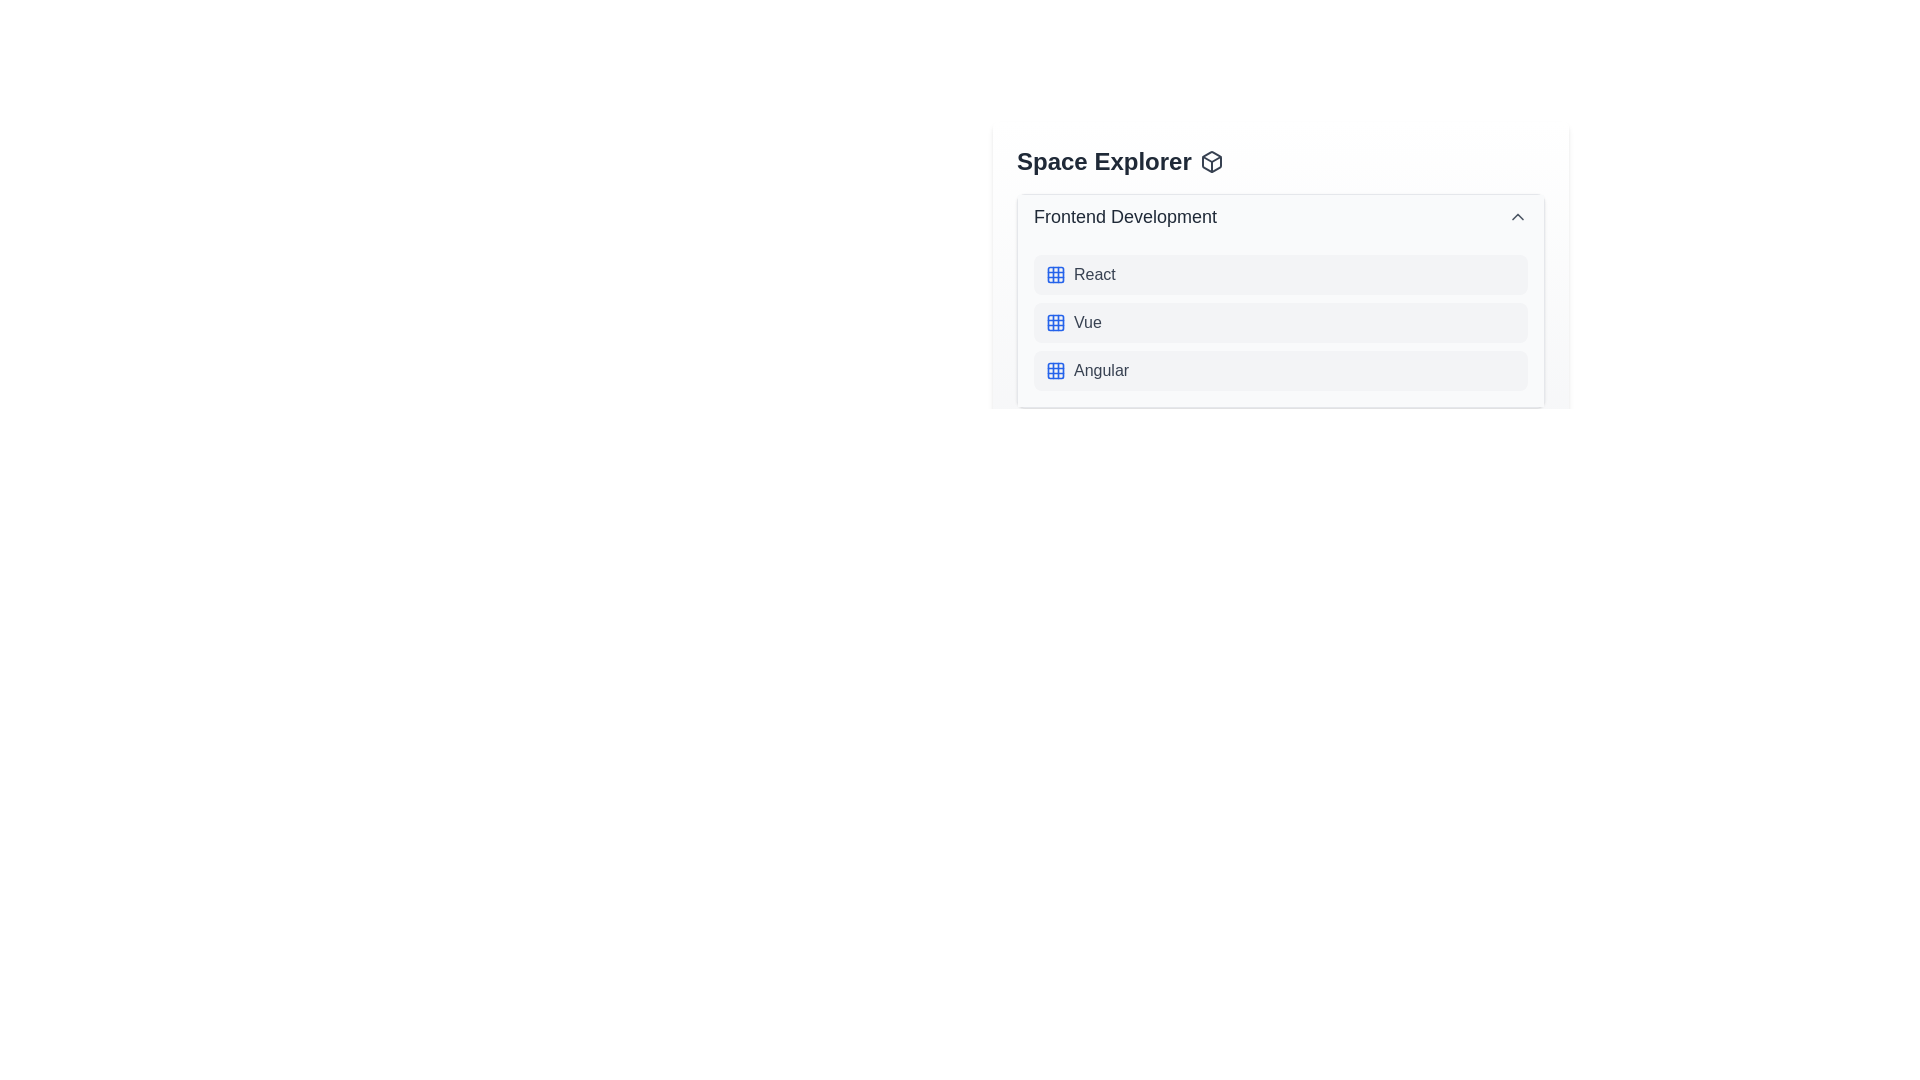 The height and width of the screenshot is (1080, 1920). I want to click on the 'React' button in the navigation menu under 'Frontend Development' within the 'Space Explorer' section to trigger a styling change, so click(1281, 274).